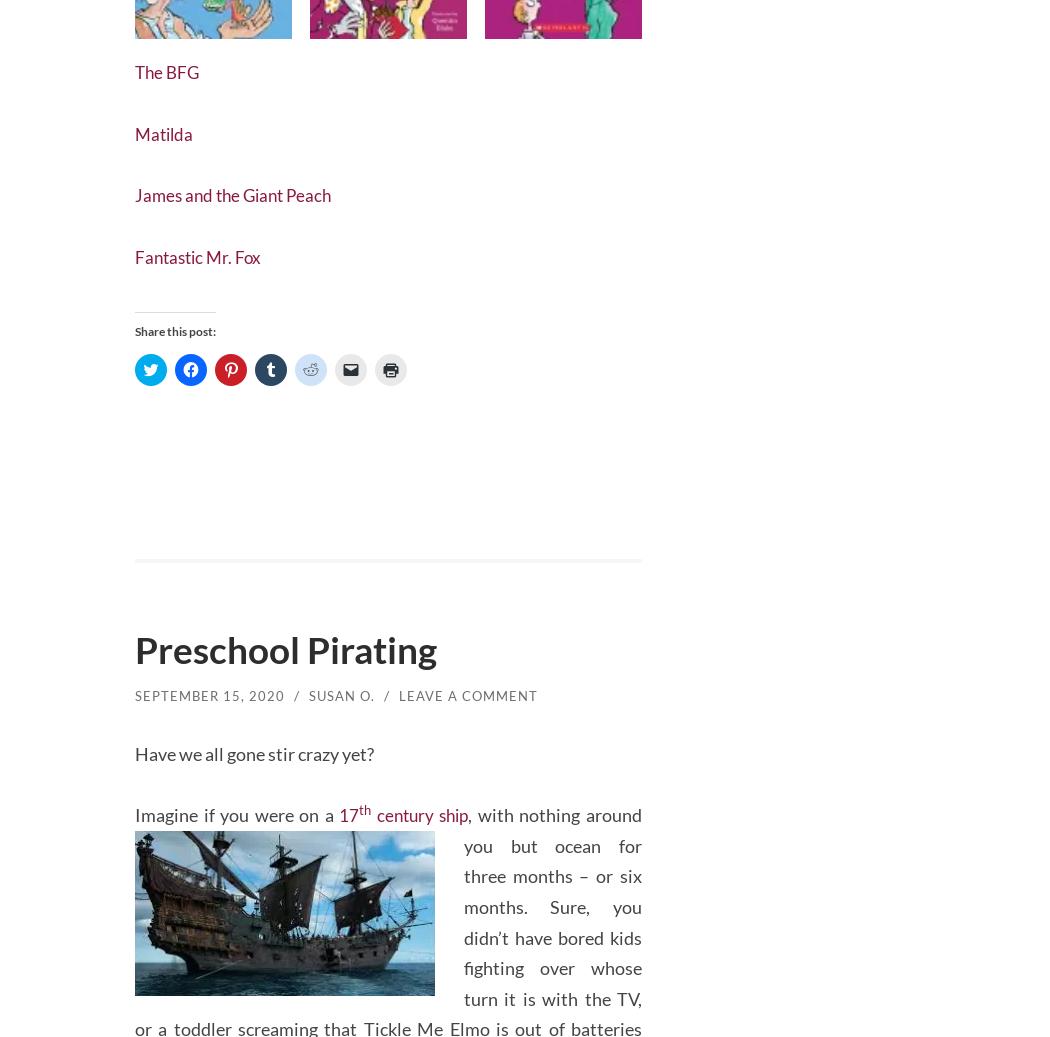  I want to click on 'James and the Giant Peach', so click(238, 188).